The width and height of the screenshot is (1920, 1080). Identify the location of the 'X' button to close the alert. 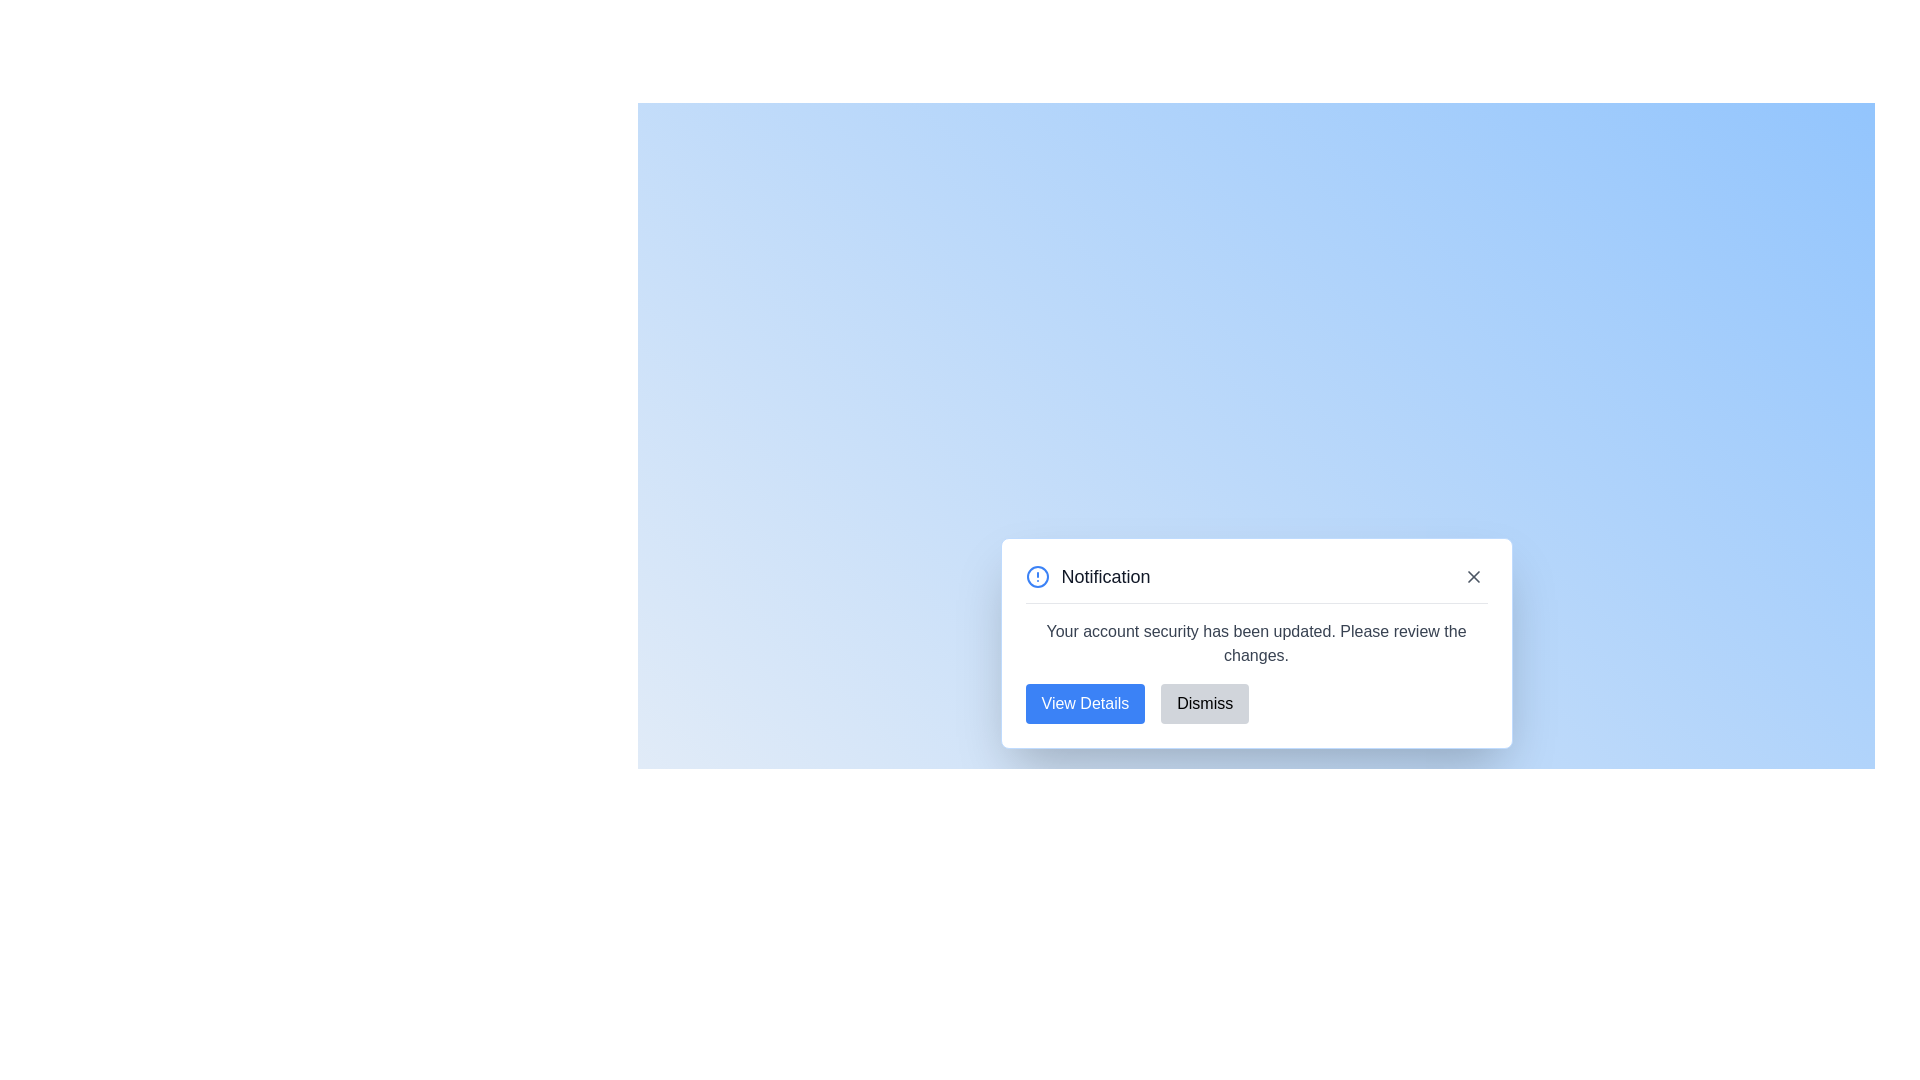
(1473, 576).